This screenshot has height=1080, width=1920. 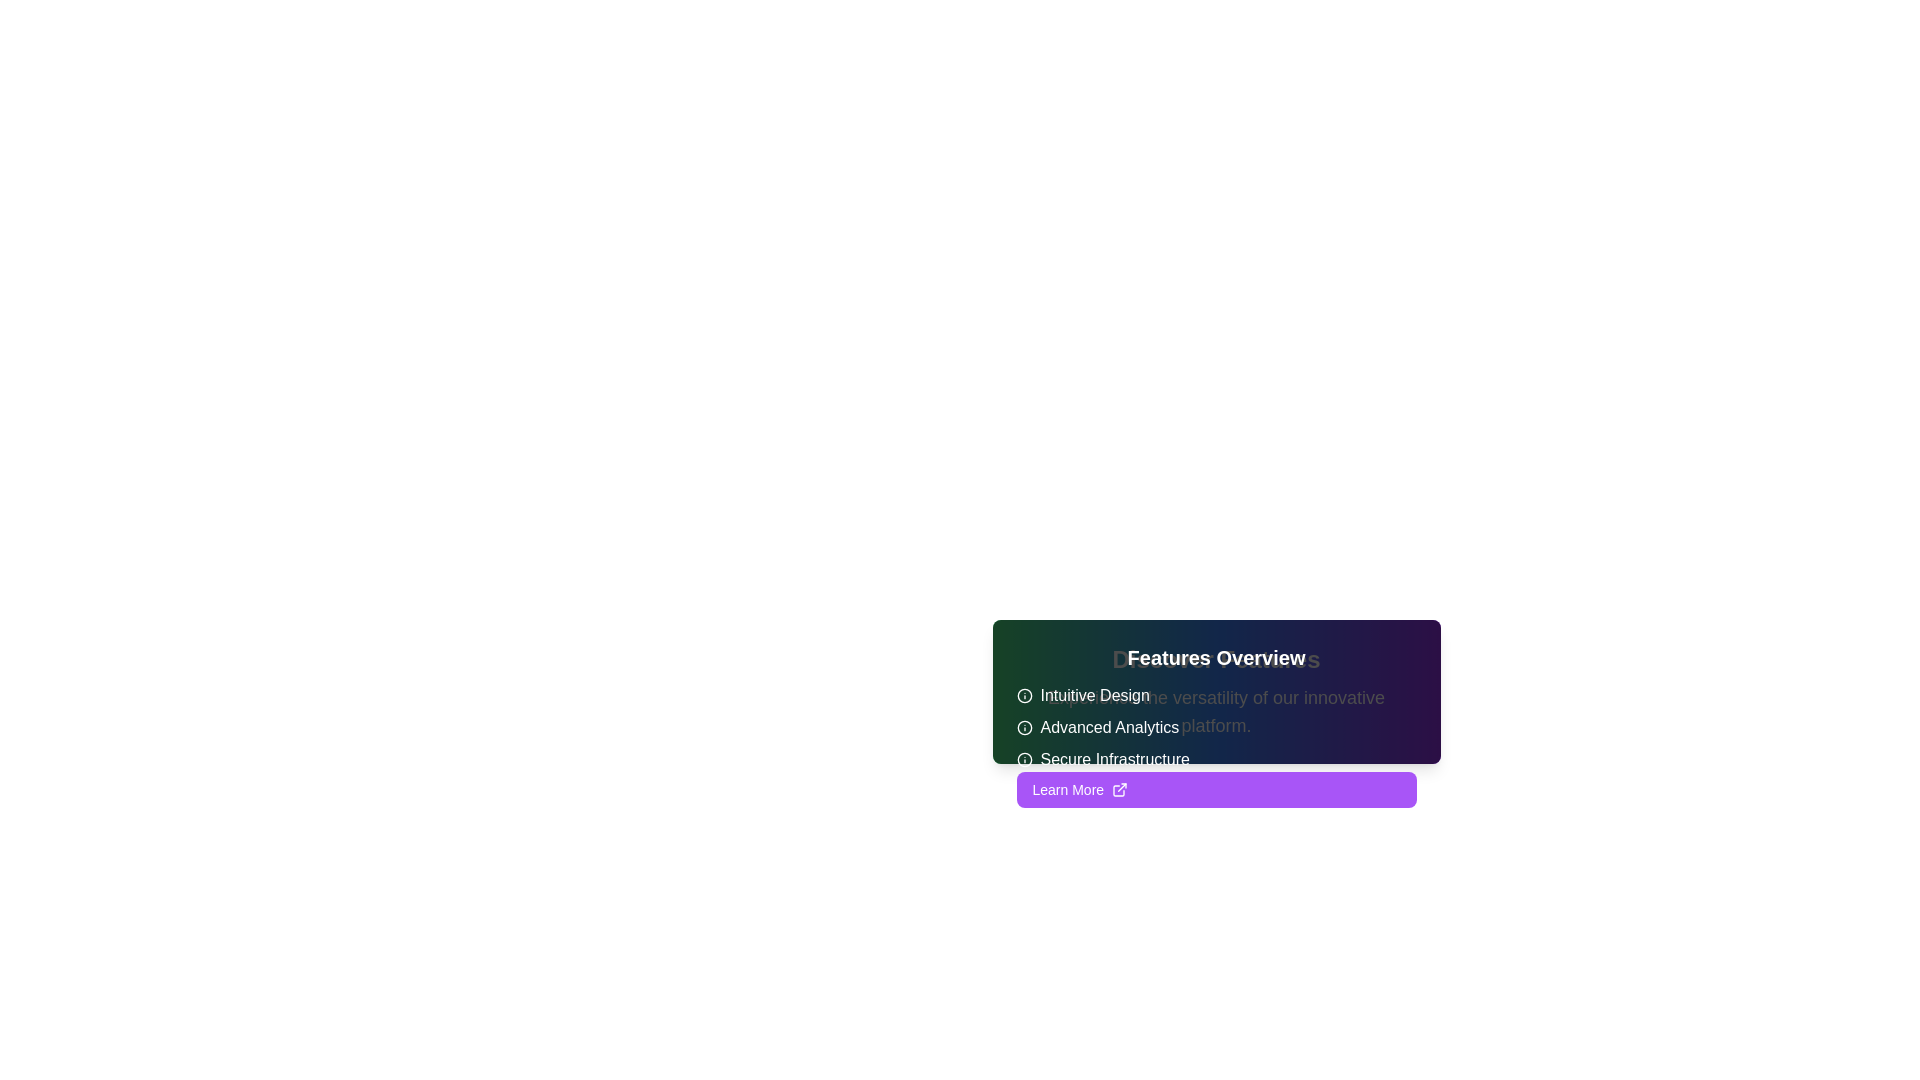 What do you see at coordinates (1024, 694) in the screenshot?
I see `the SVG Circle Element, which is the outer ring of an icon within the 'Features Overview' card, positioned to the right of the 'Intuitive Design' text and above the 'Learn More' button` at bounding box center [1024, 694].